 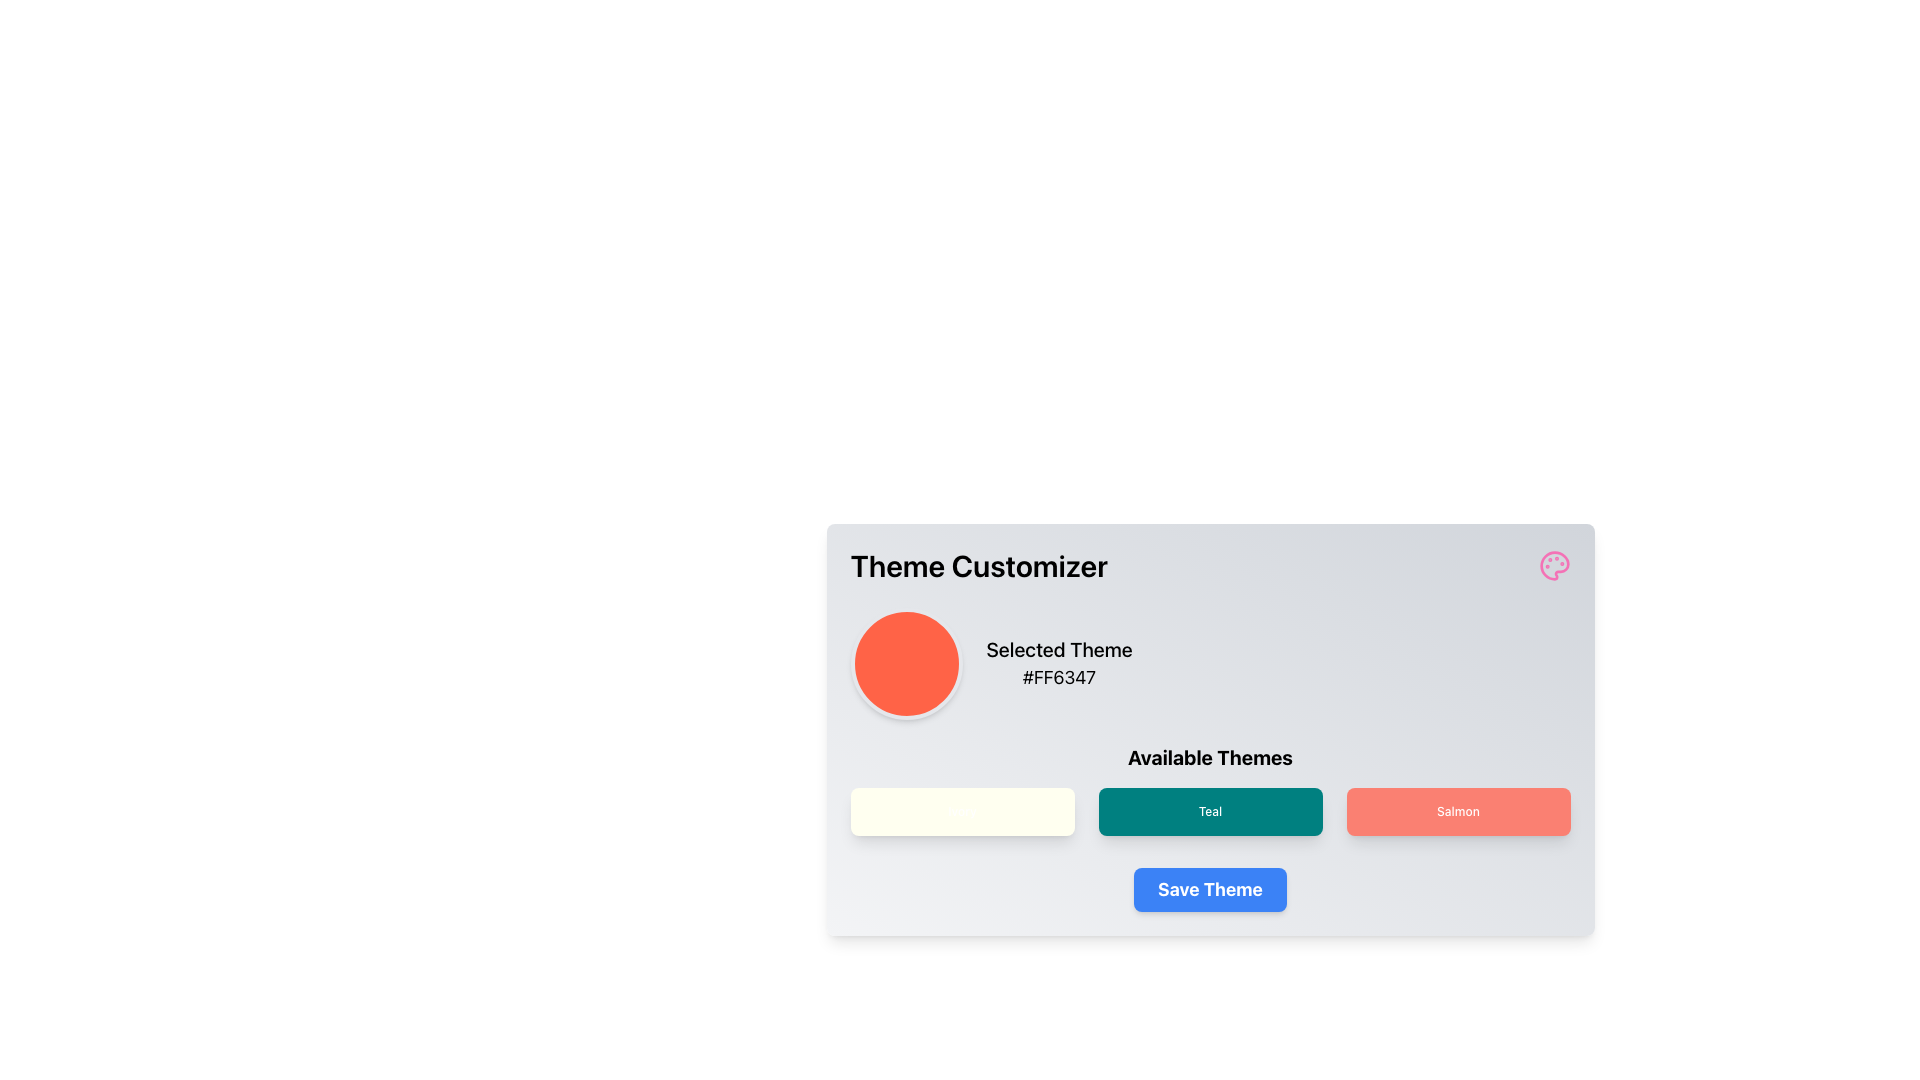 I want to click on the teal-colored rectangular button labeled 'Teal', so click(x=1209, y=789).